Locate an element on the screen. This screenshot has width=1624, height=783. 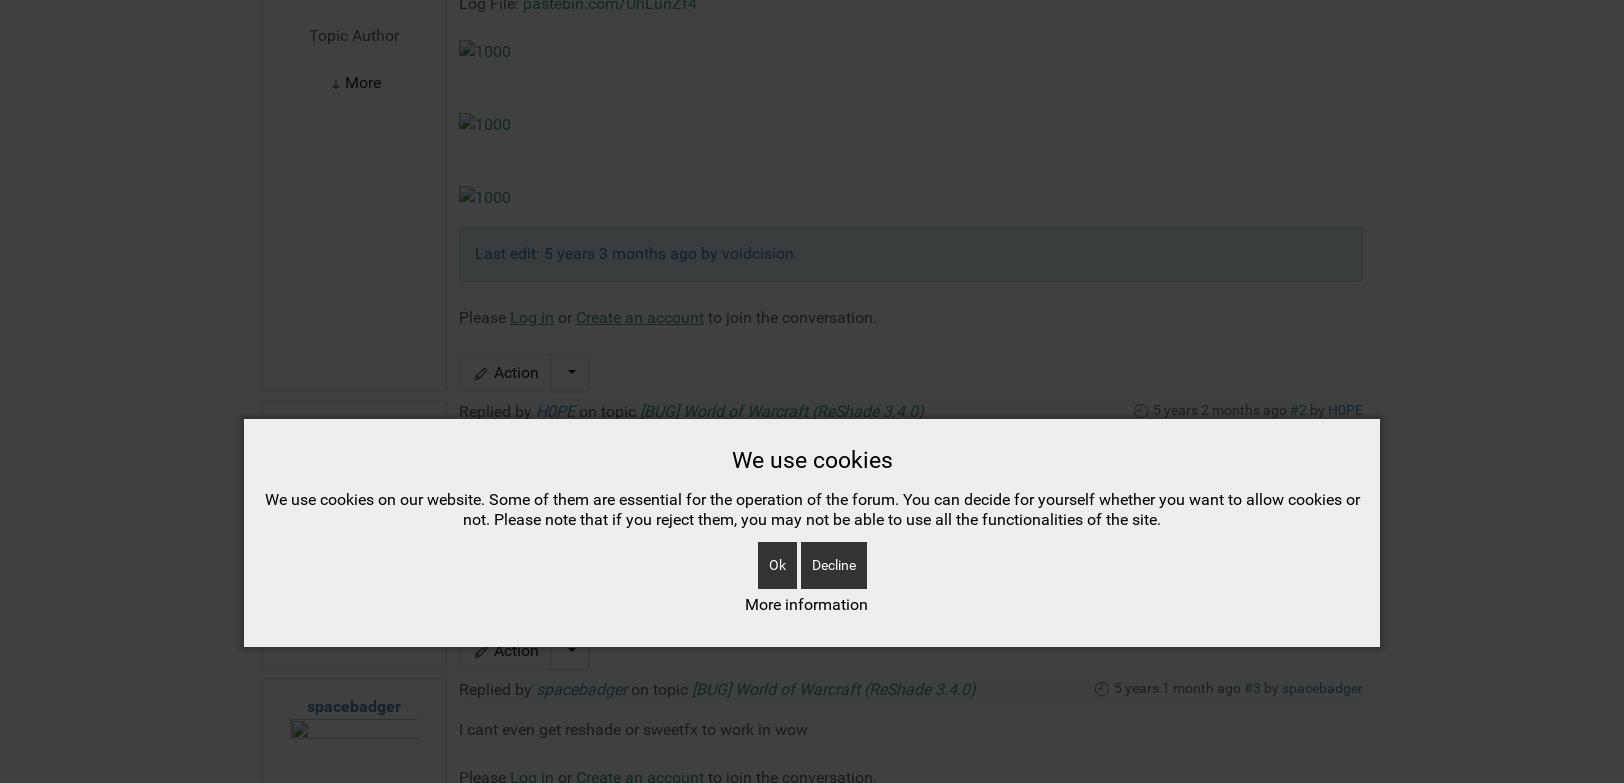
'Ok' is located at coordinates (776, 247).